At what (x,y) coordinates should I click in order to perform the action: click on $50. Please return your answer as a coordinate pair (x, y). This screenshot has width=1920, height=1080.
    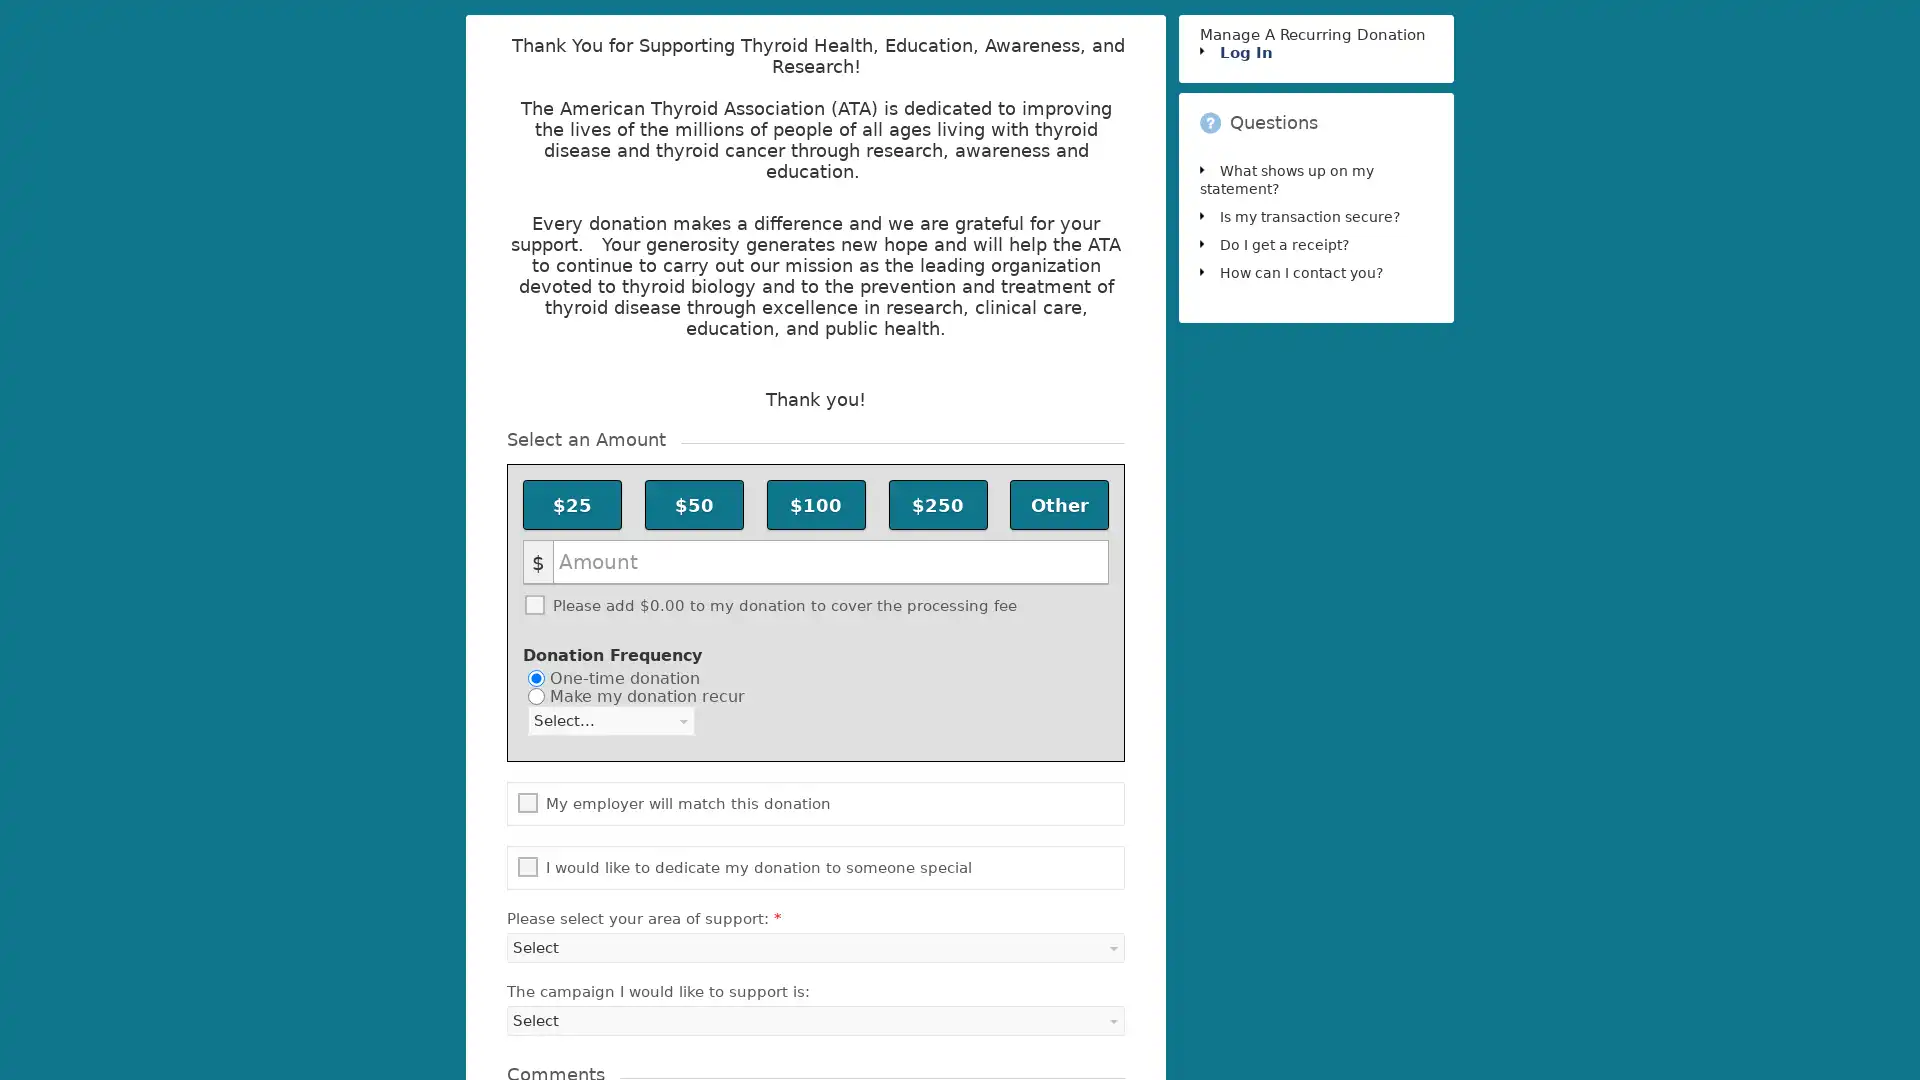
    Looking at the image, I should click on (694, 504).